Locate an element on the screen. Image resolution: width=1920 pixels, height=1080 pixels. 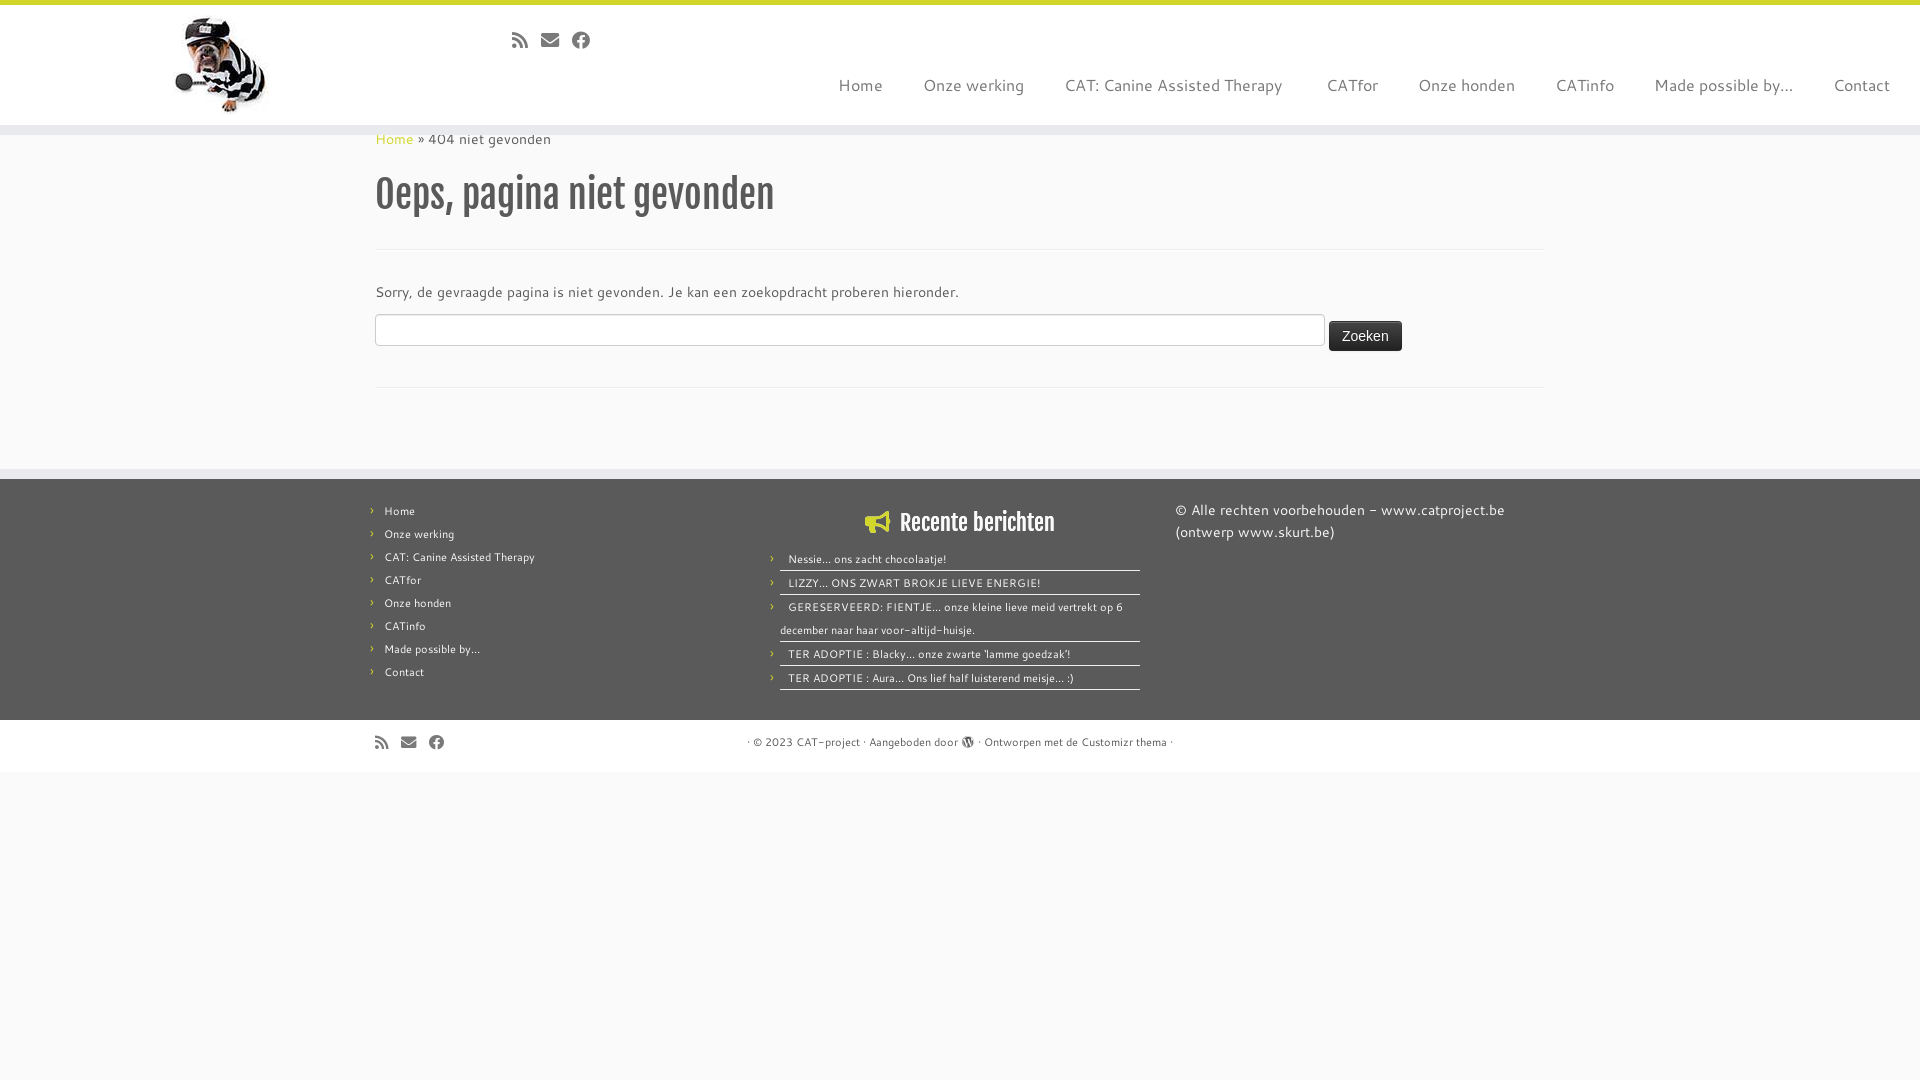
'CAT: Canine Assisted Therapy ' is located at coordinates (1175, 83).